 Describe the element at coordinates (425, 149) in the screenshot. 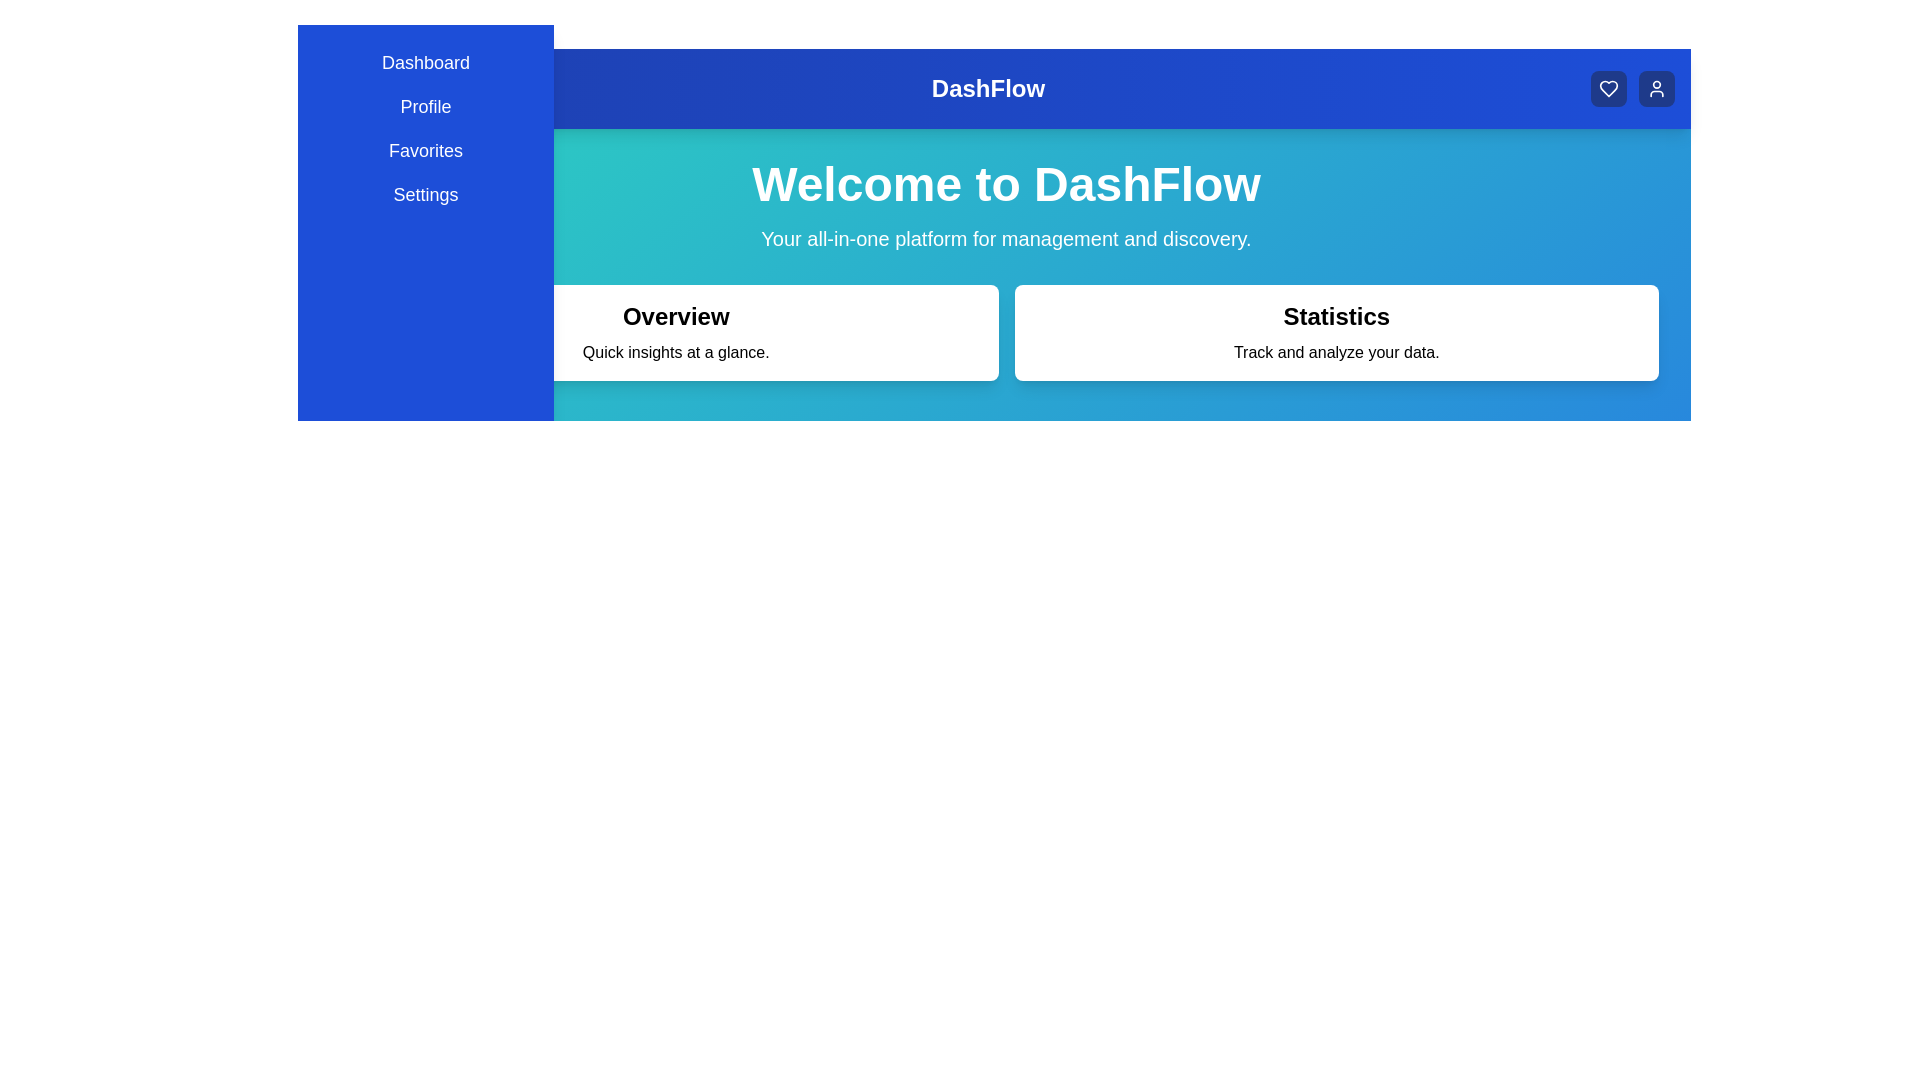

I see `the menu item Favorites to navigate to its respective section` at that location.